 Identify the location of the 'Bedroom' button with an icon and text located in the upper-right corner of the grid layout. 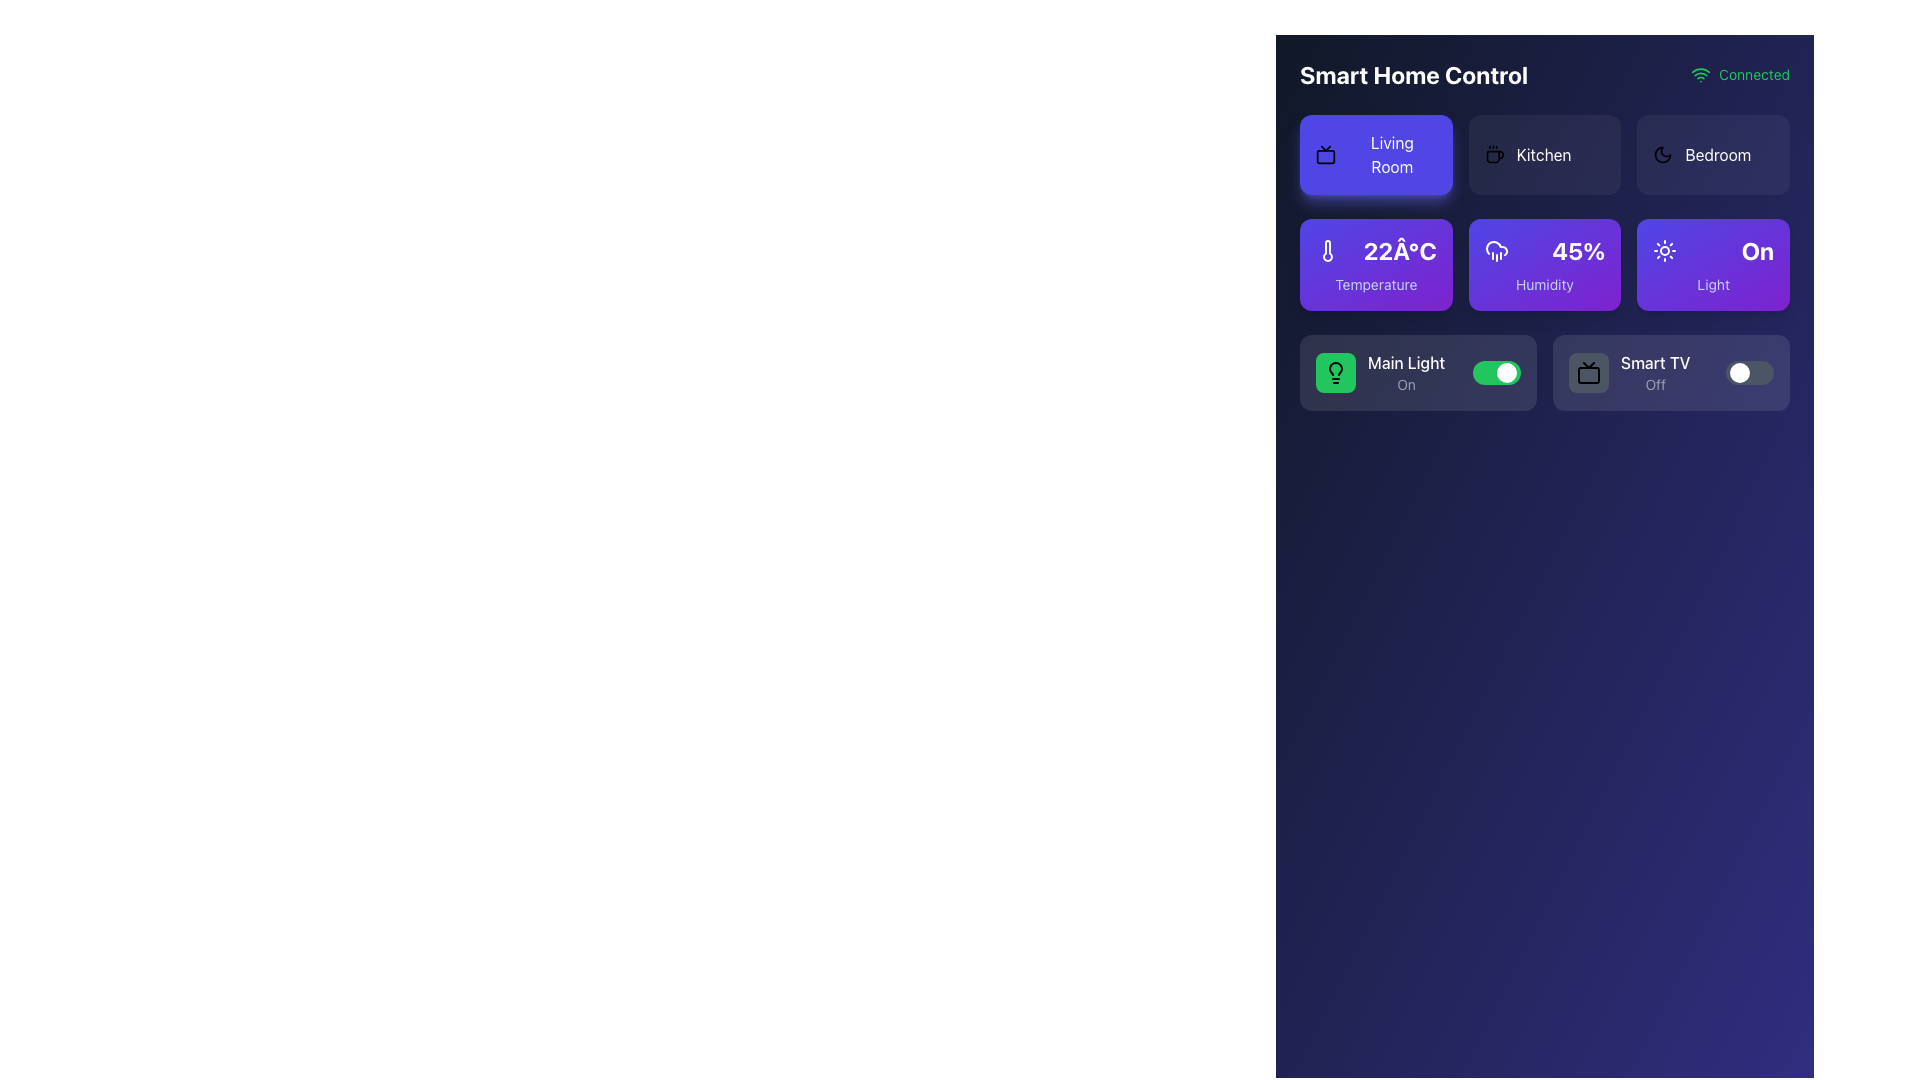
(1712, 153).